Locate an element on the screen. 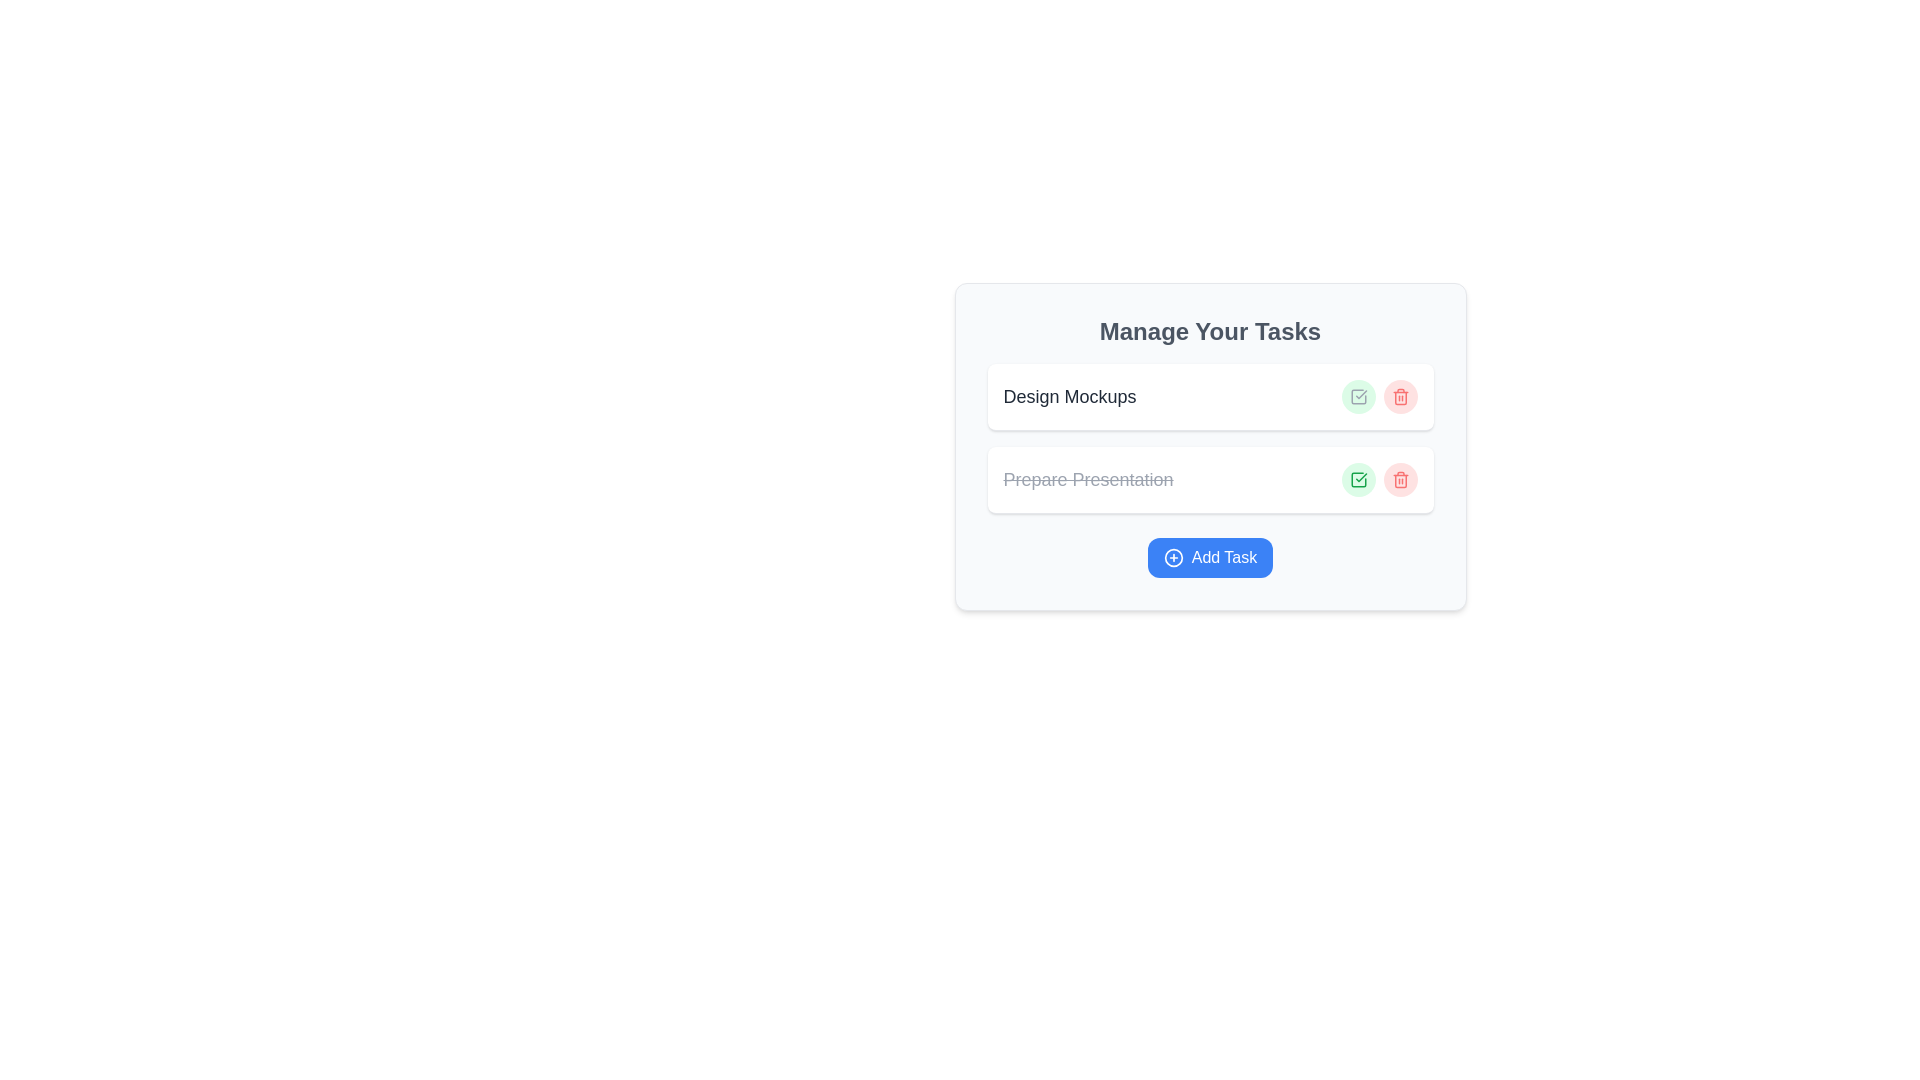 This screenshot has height=1080, width=1920. the red trash can icon located to the right of the 'Design Mockups' task item is located at coordinates (1399, 397).